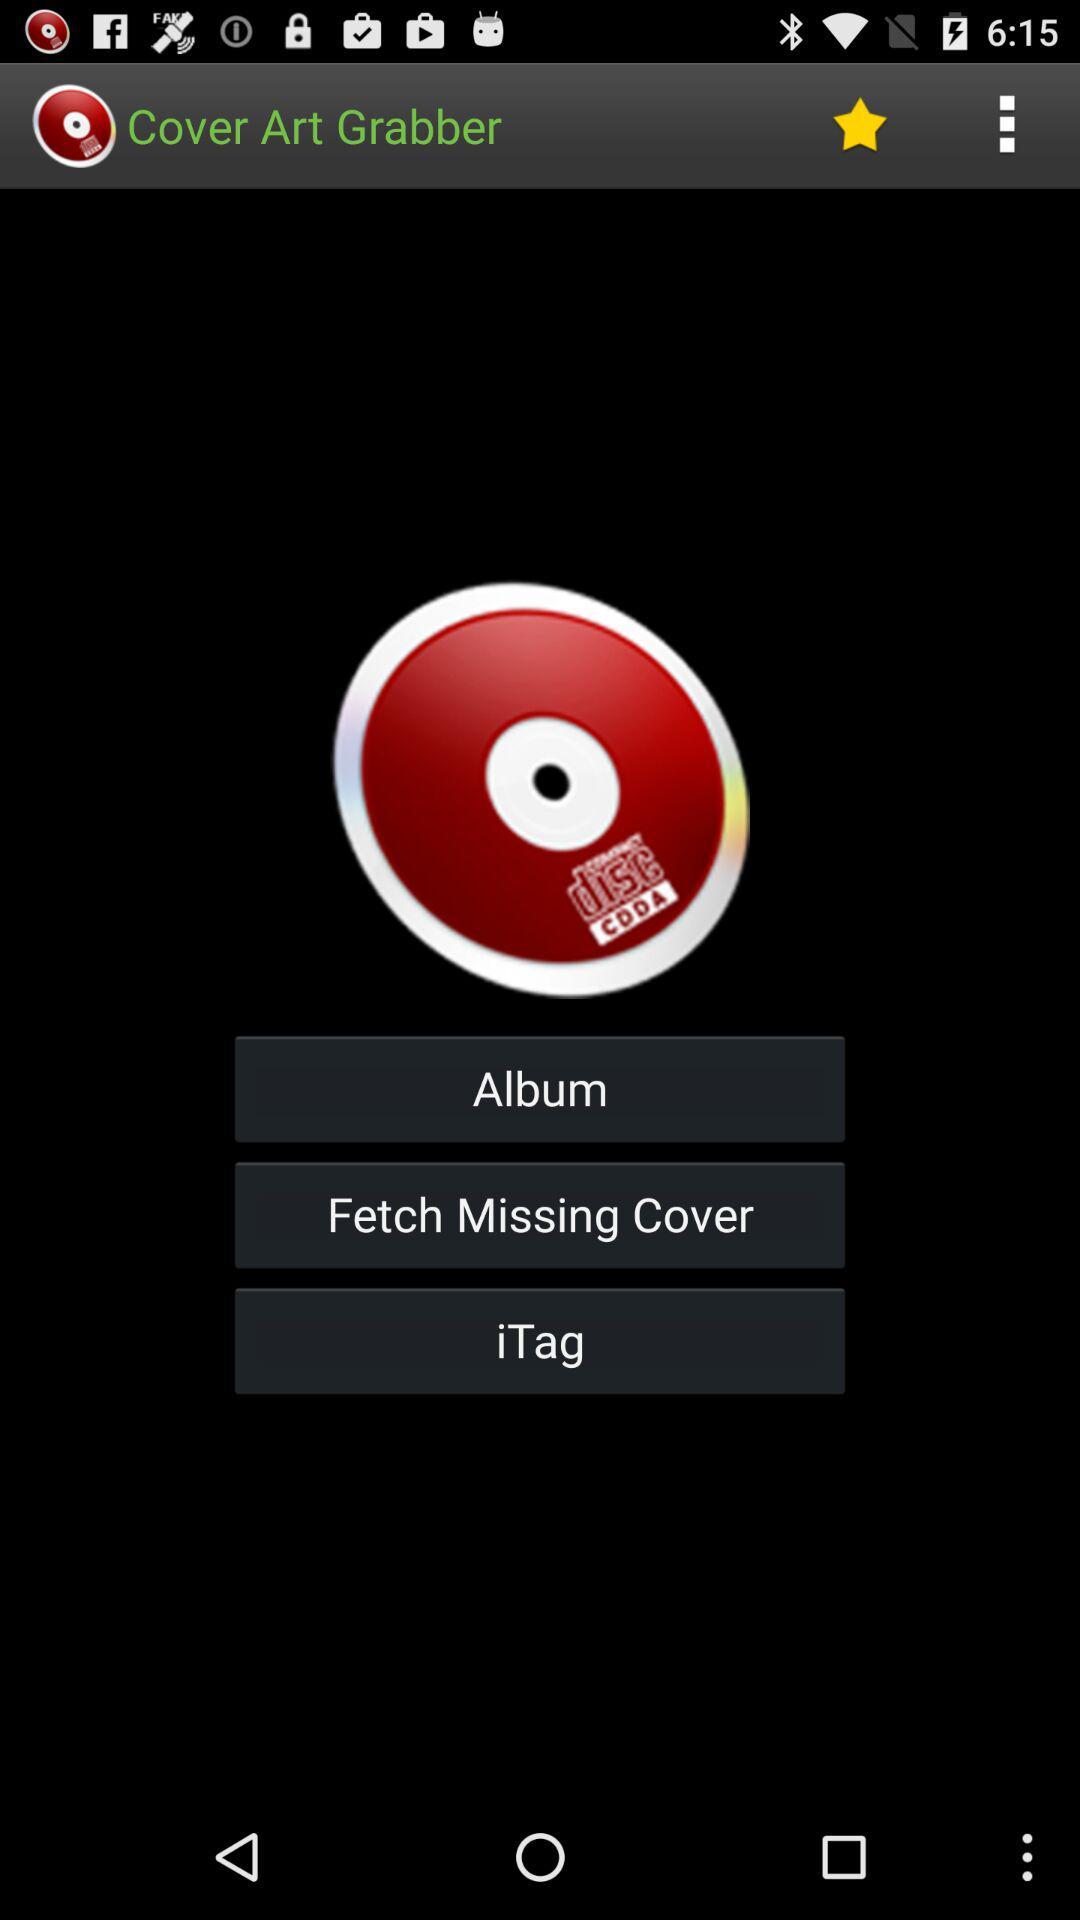 The width and height of the screenshot is (1080, 1920). What do you see at coordinates (540, 1340) in the screenshot?
I see `the item at the bottom` at bounding box center [540, 1340].